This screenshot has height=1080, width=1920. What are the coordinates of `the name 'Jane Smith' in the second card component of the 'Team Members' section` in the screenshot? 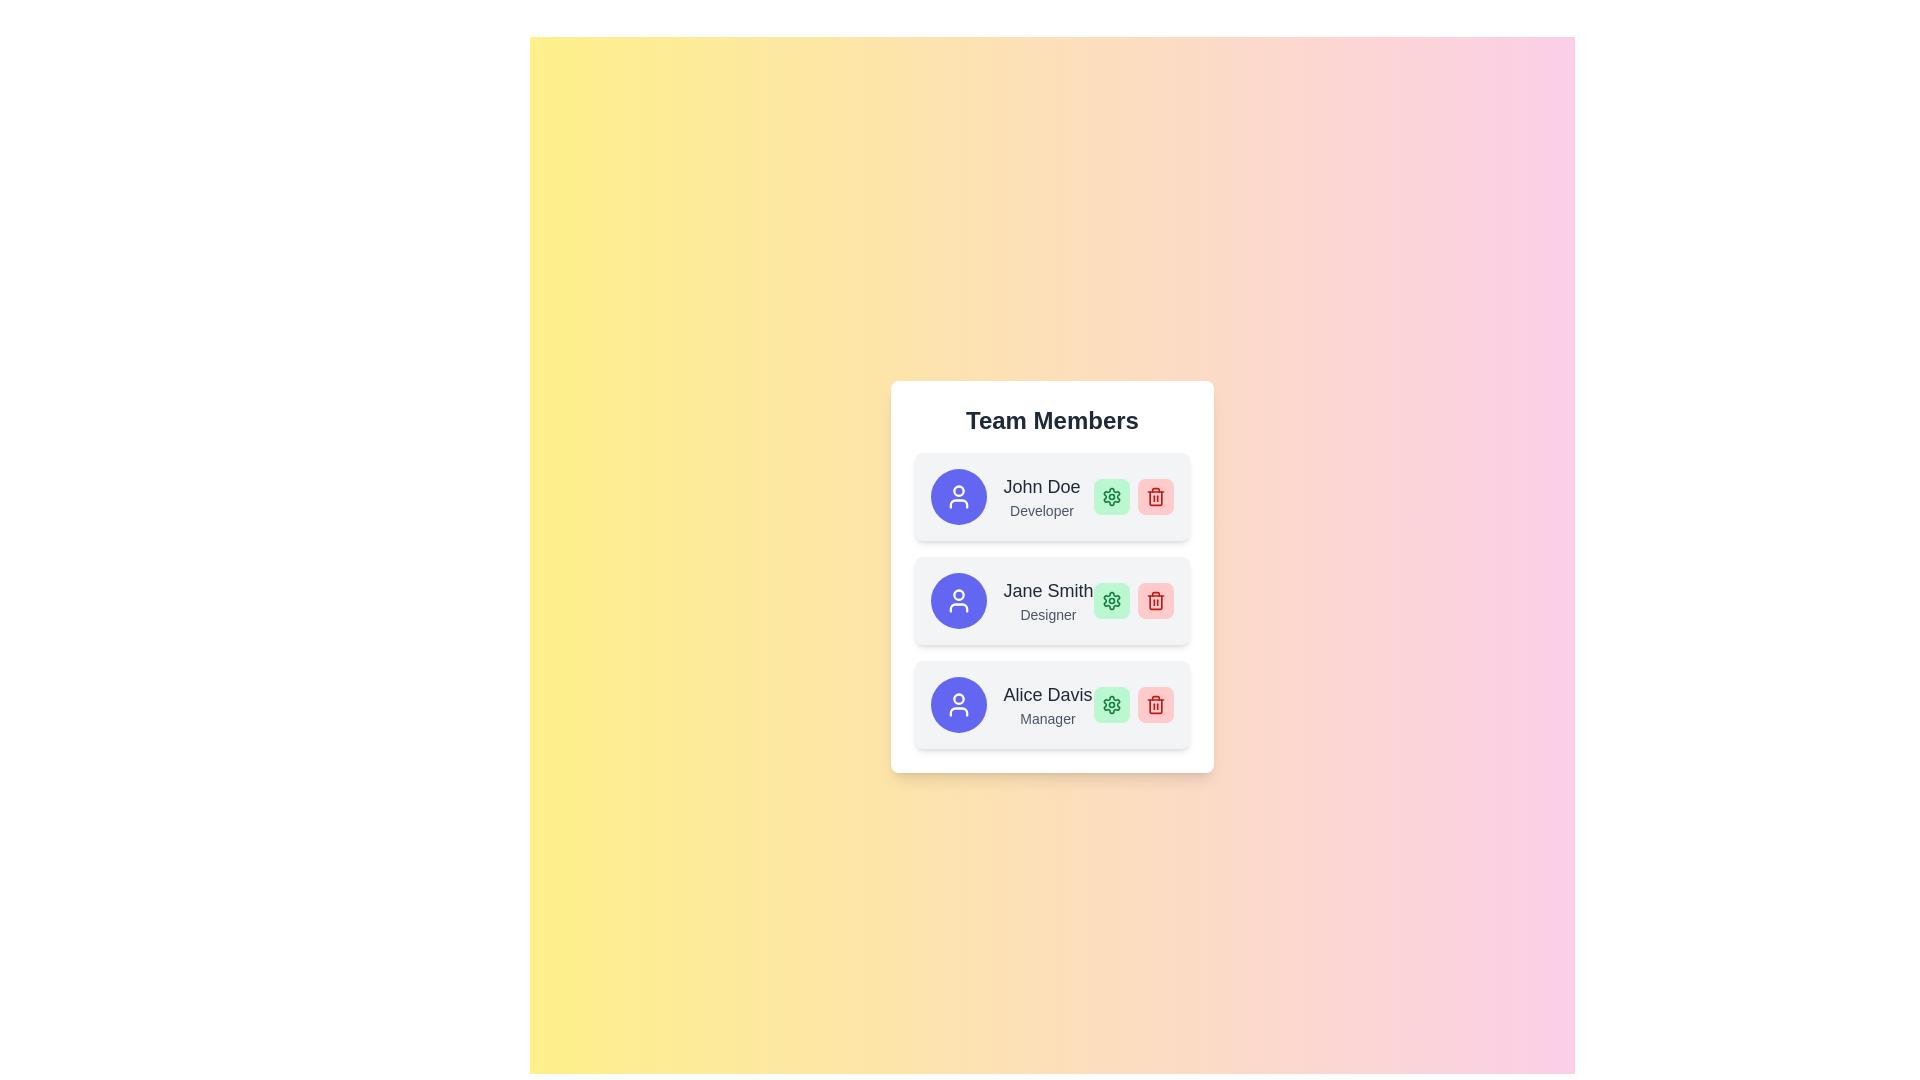 It's located at (1051, 577).